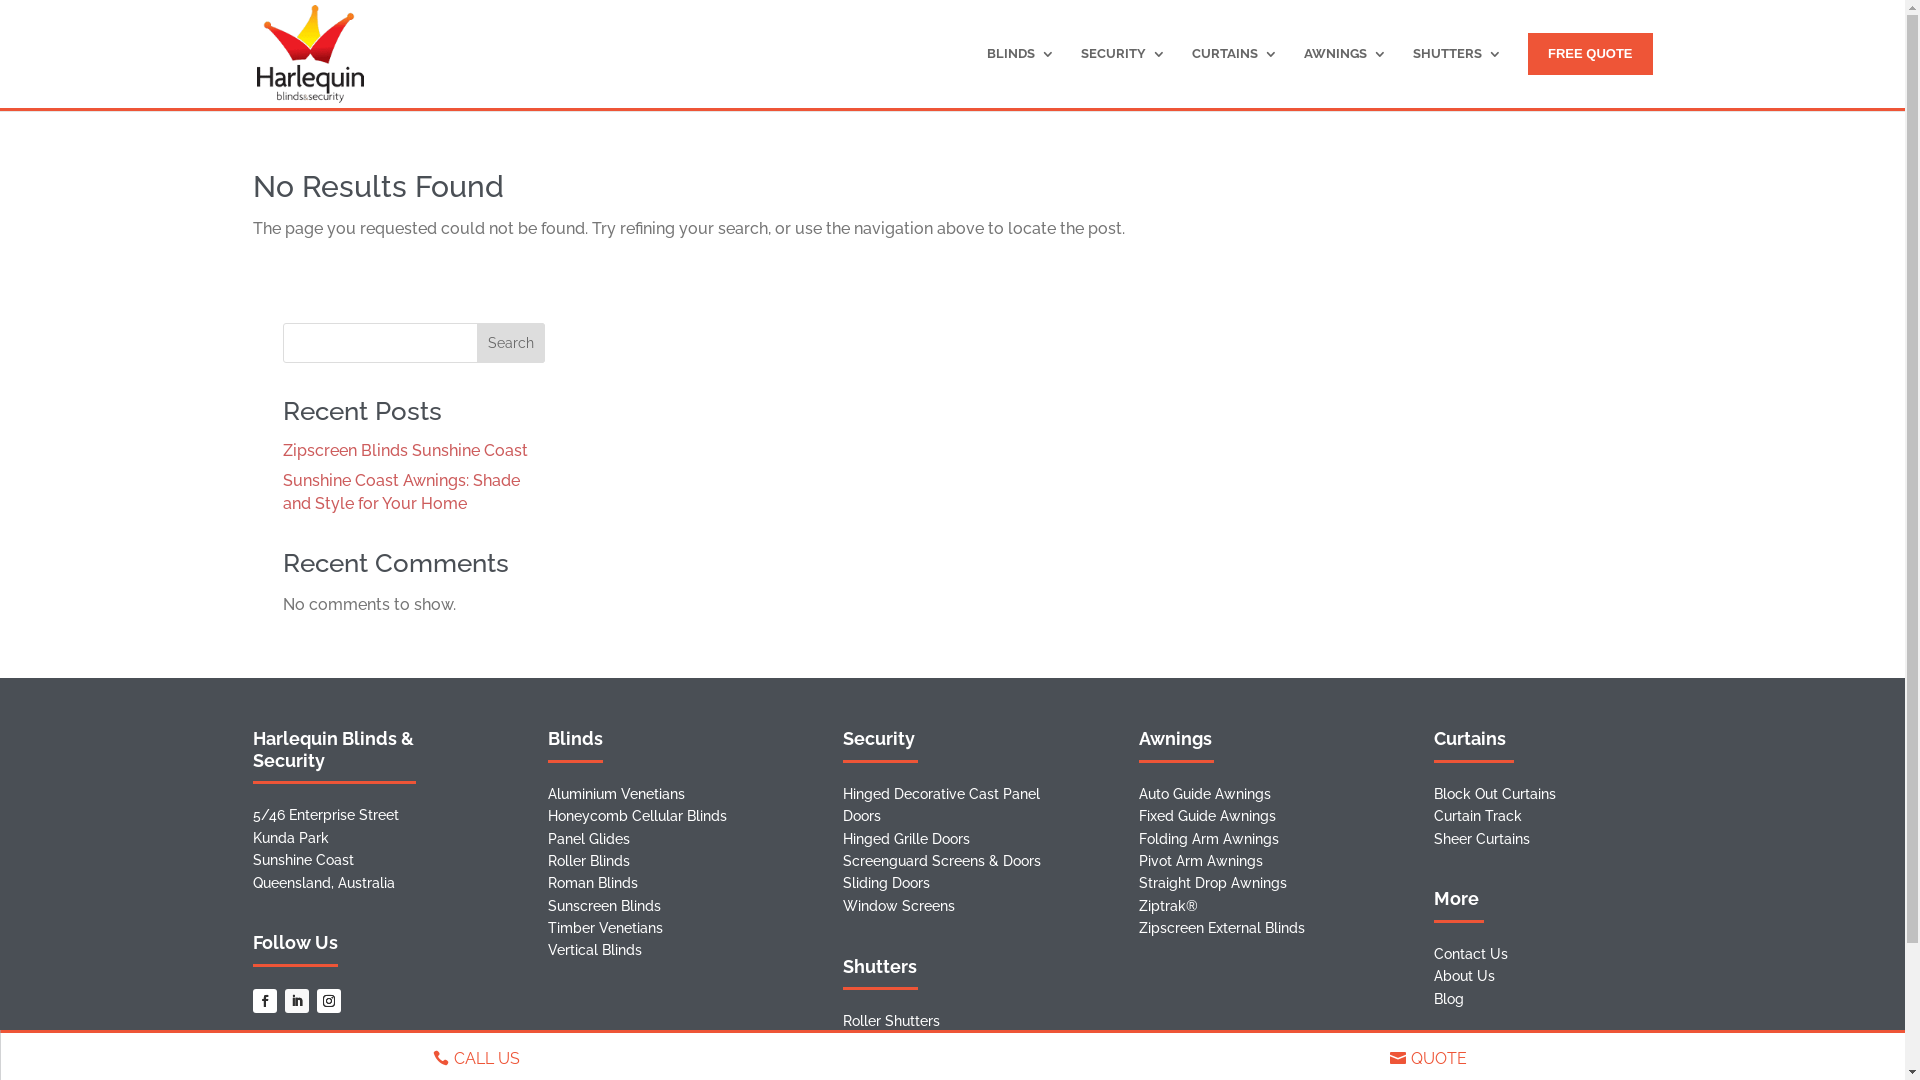  What do you see at coordinates (400, 491) in the screenshot?
I see `'Sunshine Coast Awnings: Shade and Style for Your Home'` at bounding box center [400, 491].